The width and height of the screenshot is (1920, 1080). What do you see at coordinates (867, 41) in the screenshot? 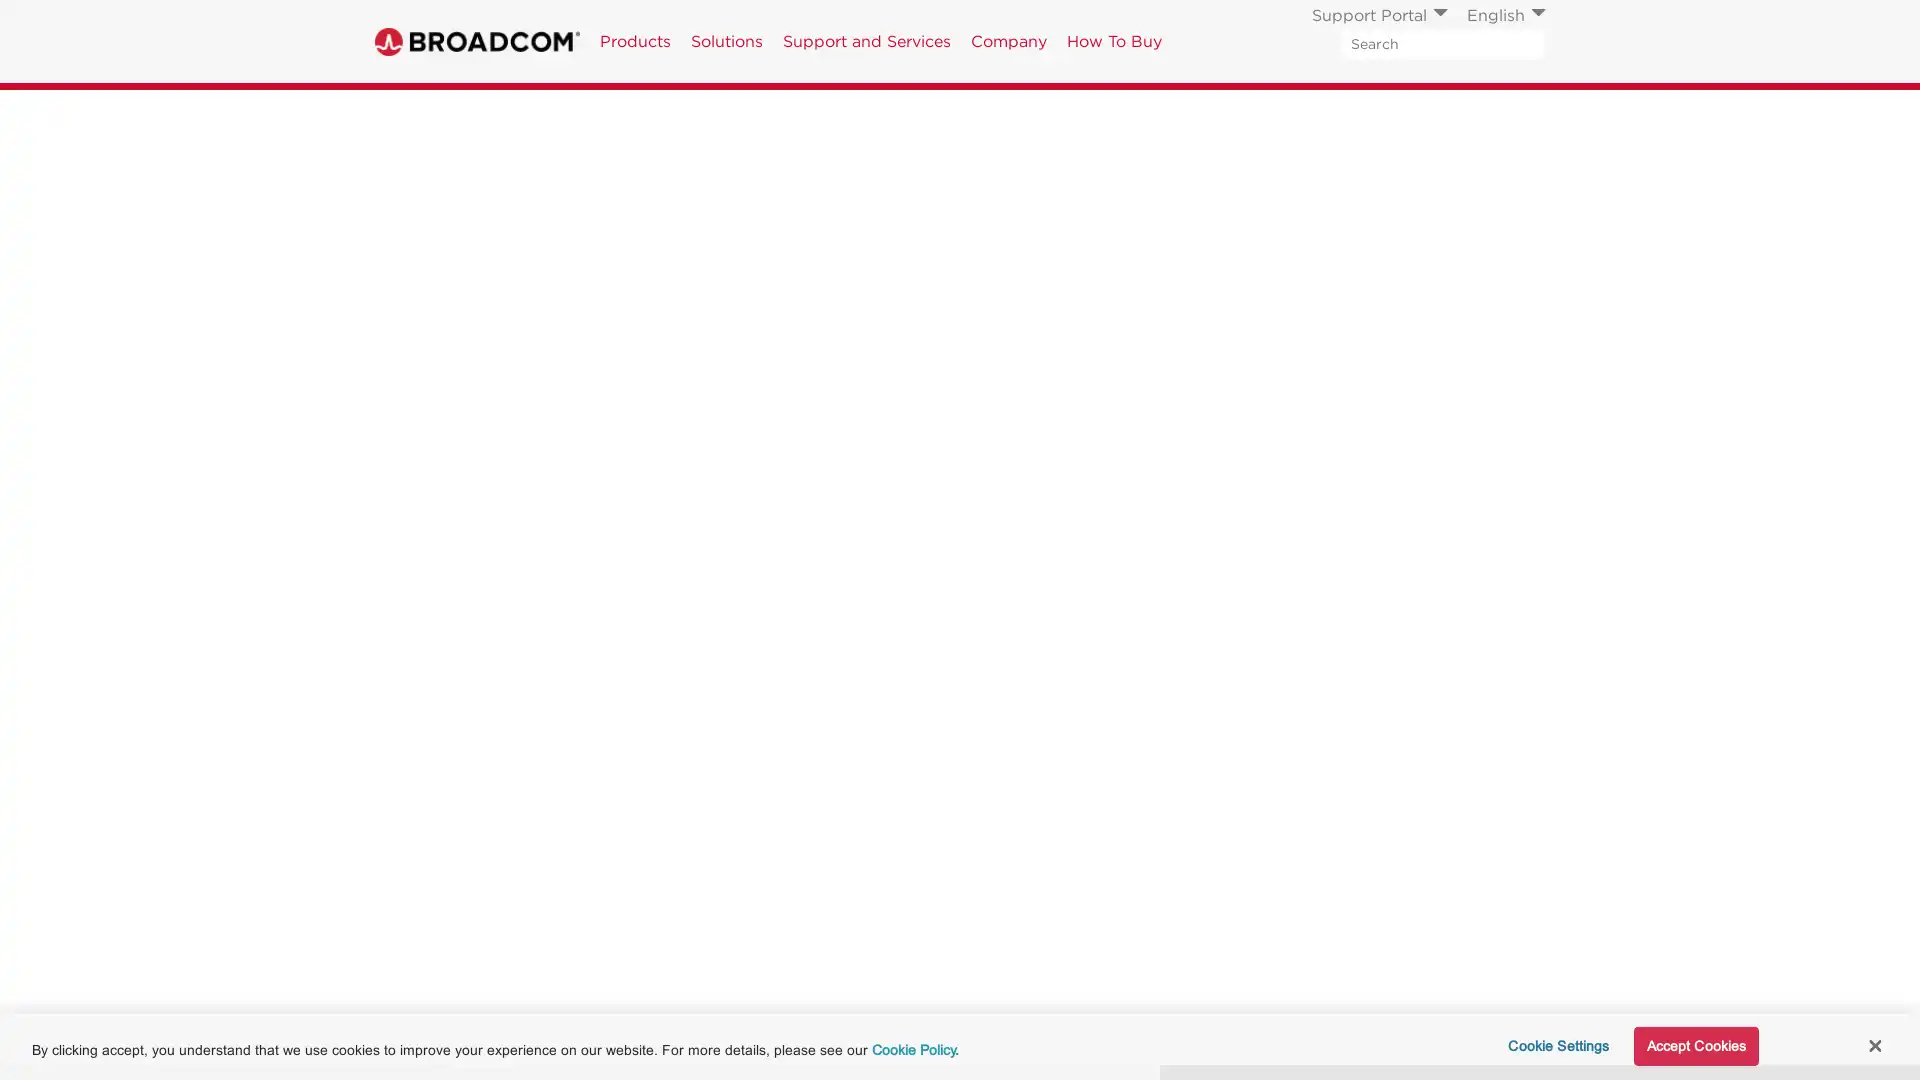
I see `Support and Services` at bounding box center [867, 41].